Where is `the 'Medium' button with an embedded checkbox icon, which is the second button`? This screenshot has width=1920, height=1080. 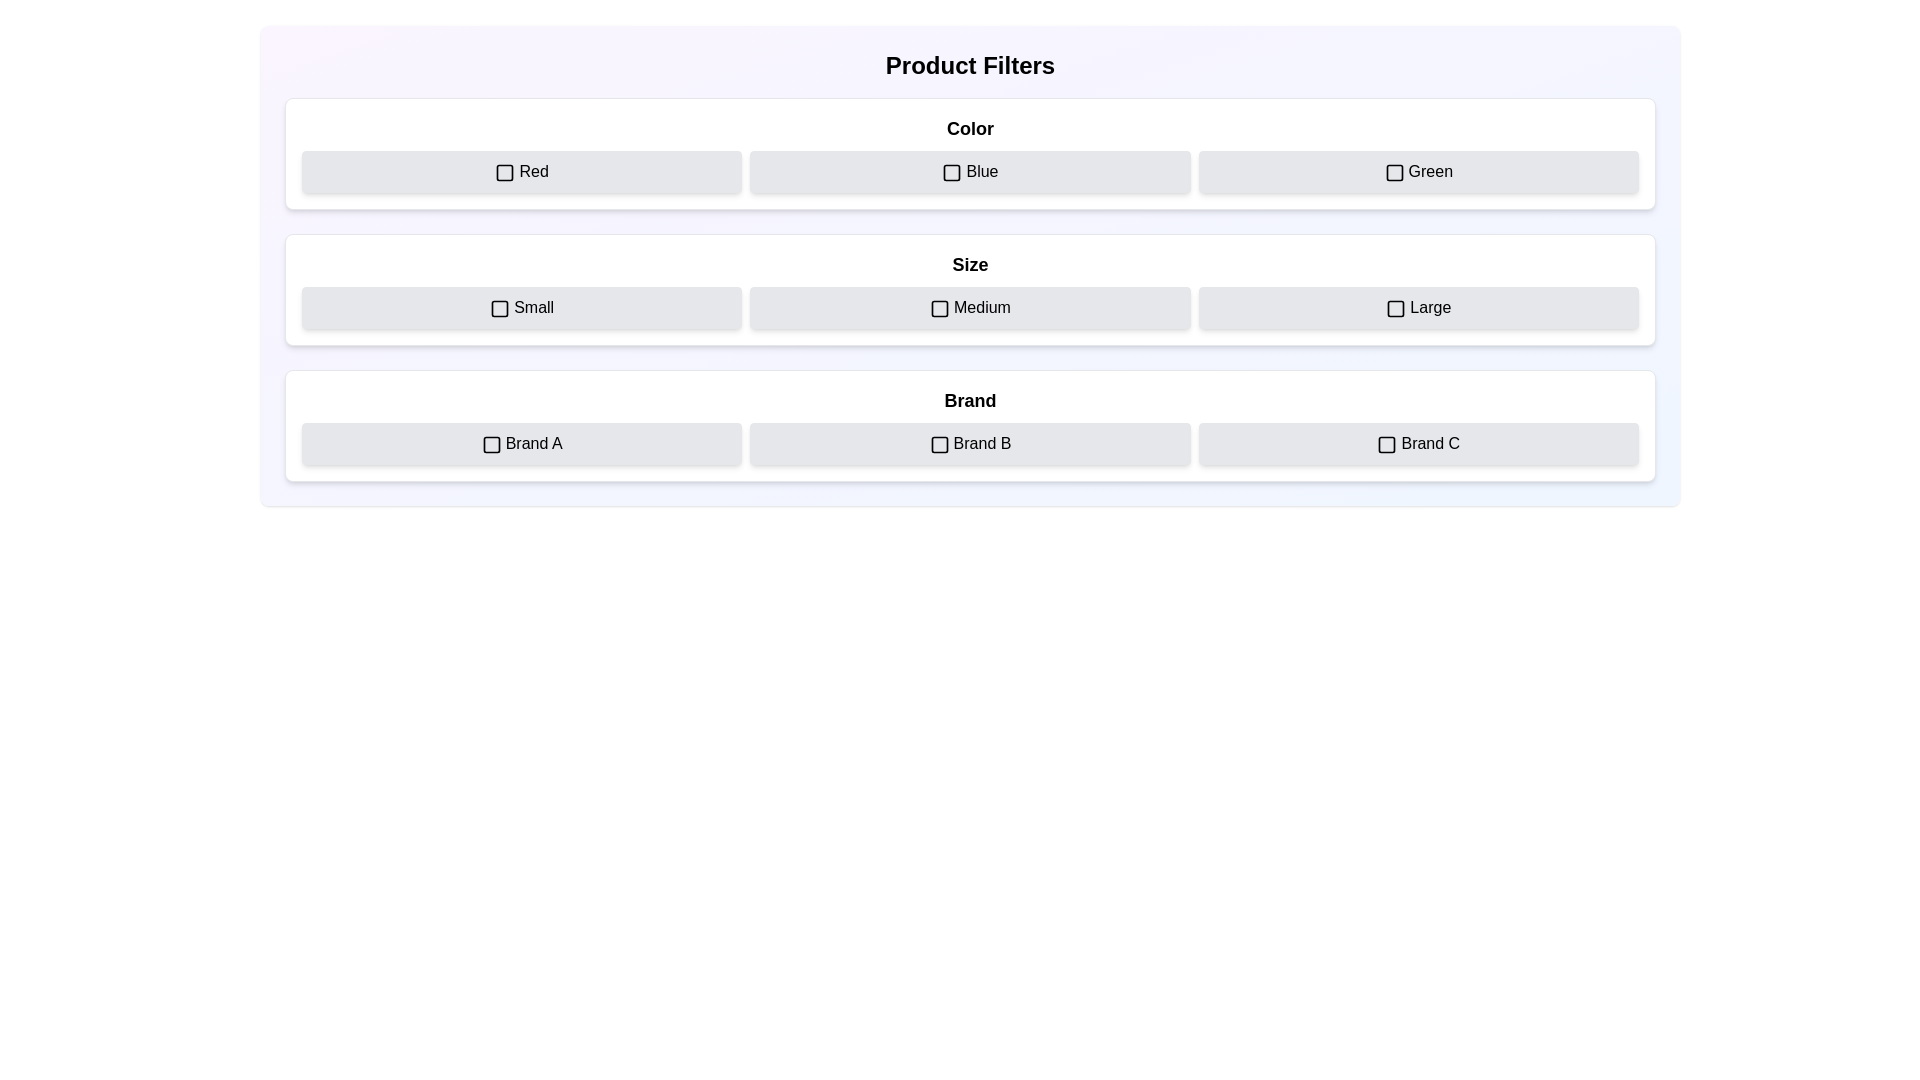 the 'Medium' button with an embedded checkbox icon, which is the second button is located at coordinates (970, 308).